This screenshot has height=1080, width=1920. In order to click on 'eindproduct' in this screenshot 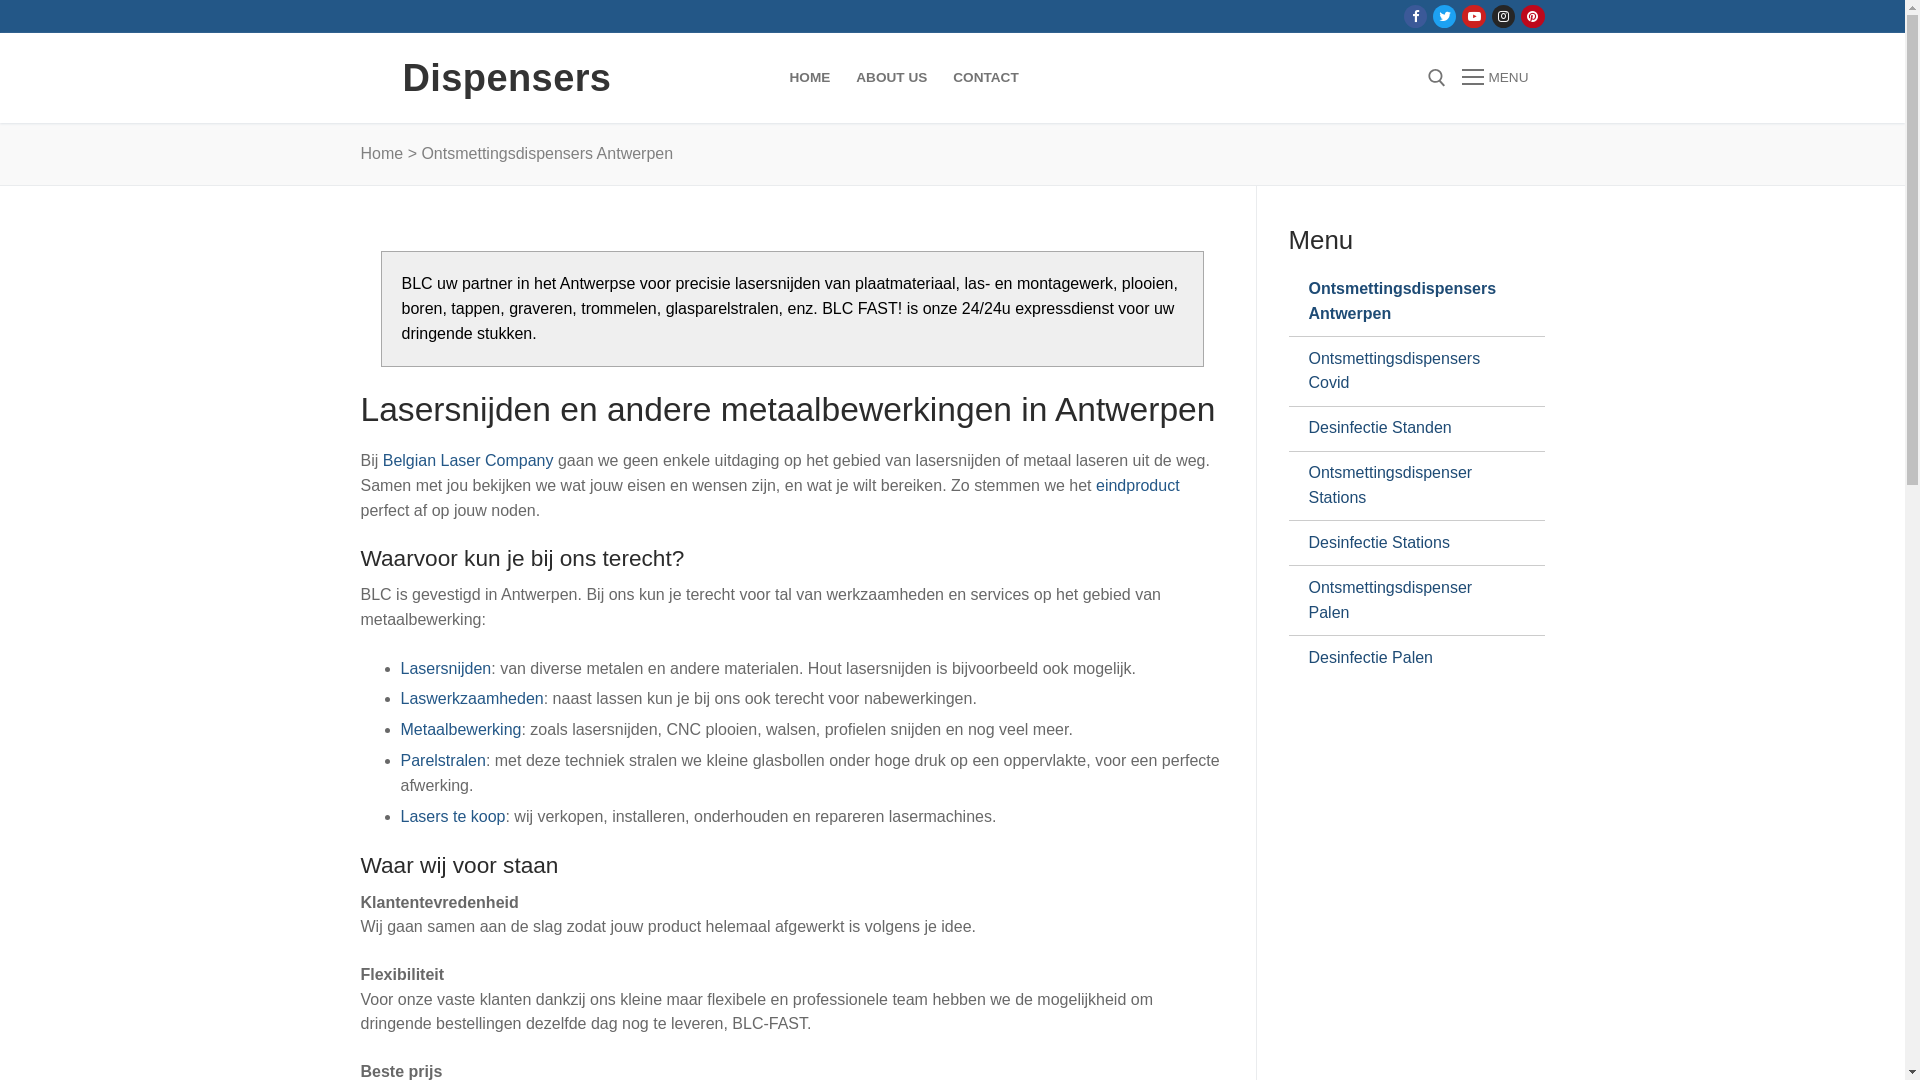, I will do `click(1094, 485)`.